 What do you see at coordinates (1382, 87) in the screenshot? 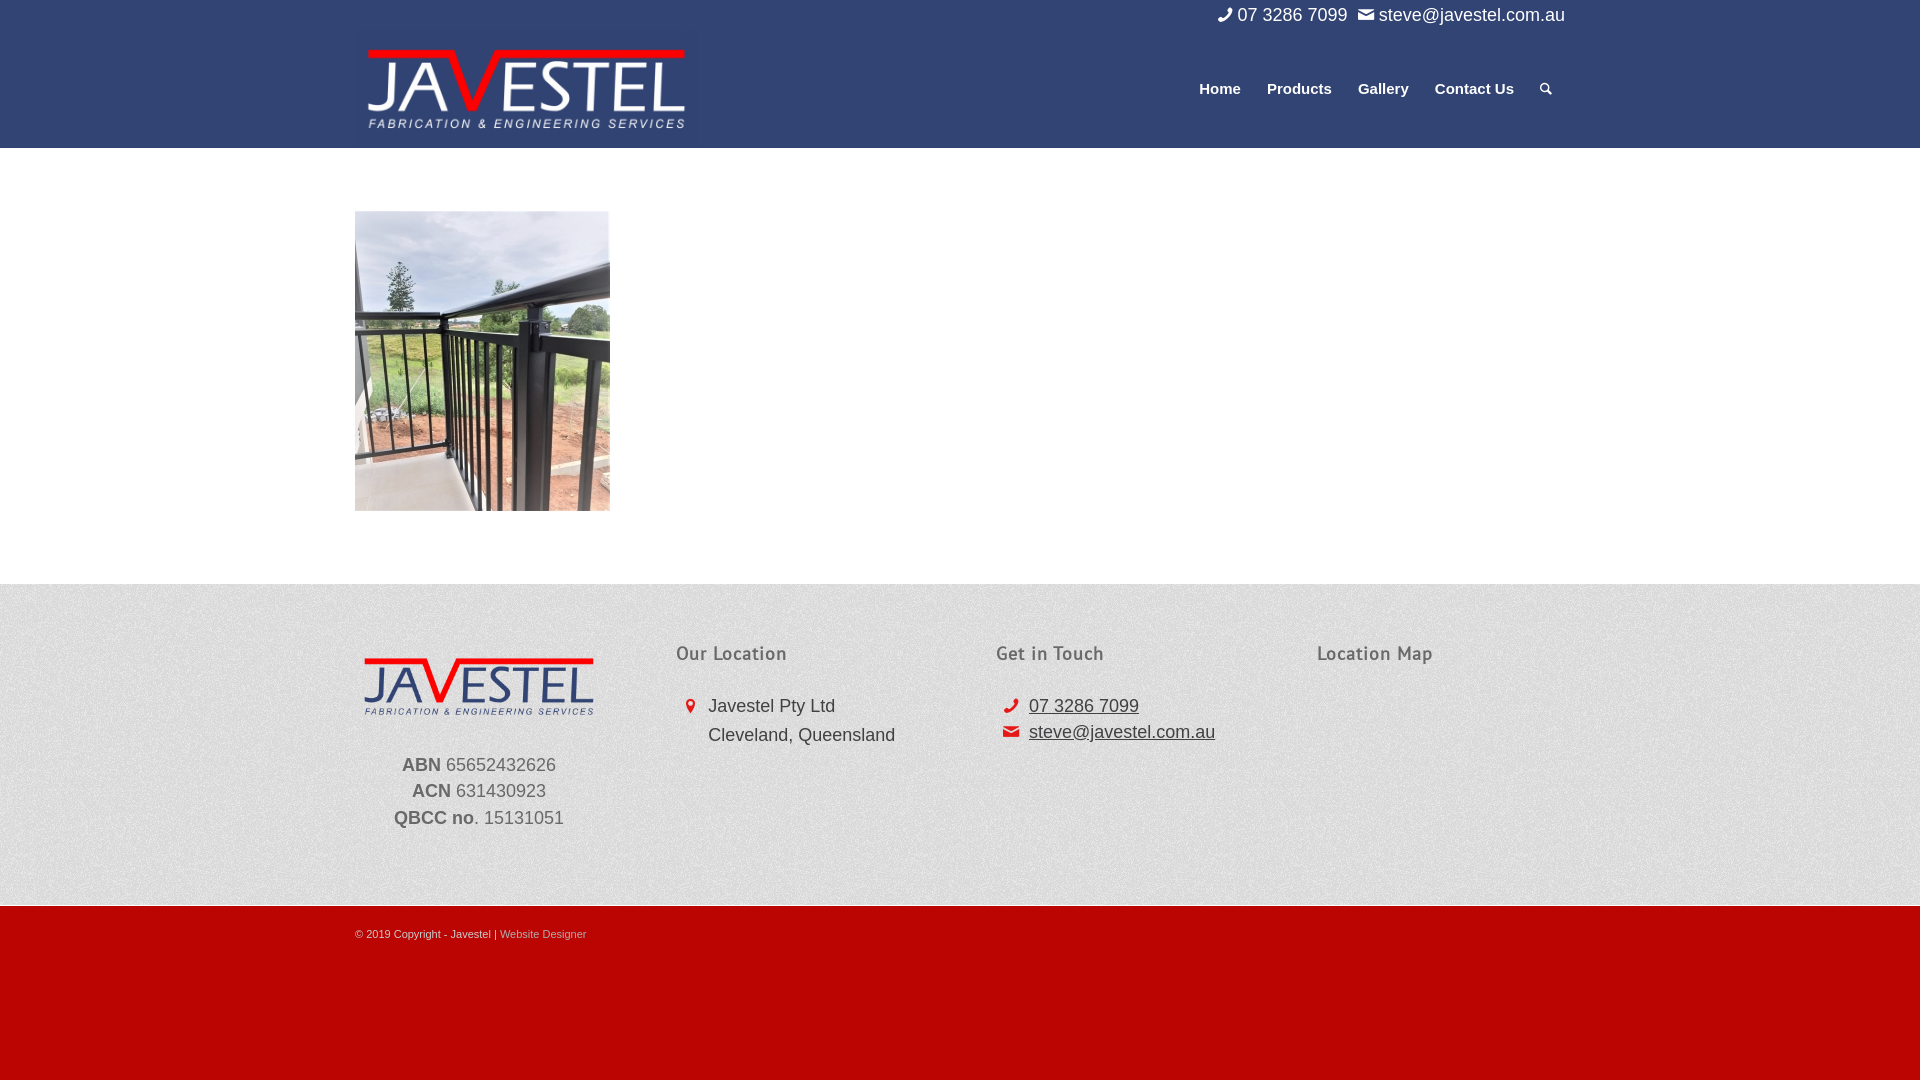
I see `'Gallery'` at bounding box center [1382, 87].